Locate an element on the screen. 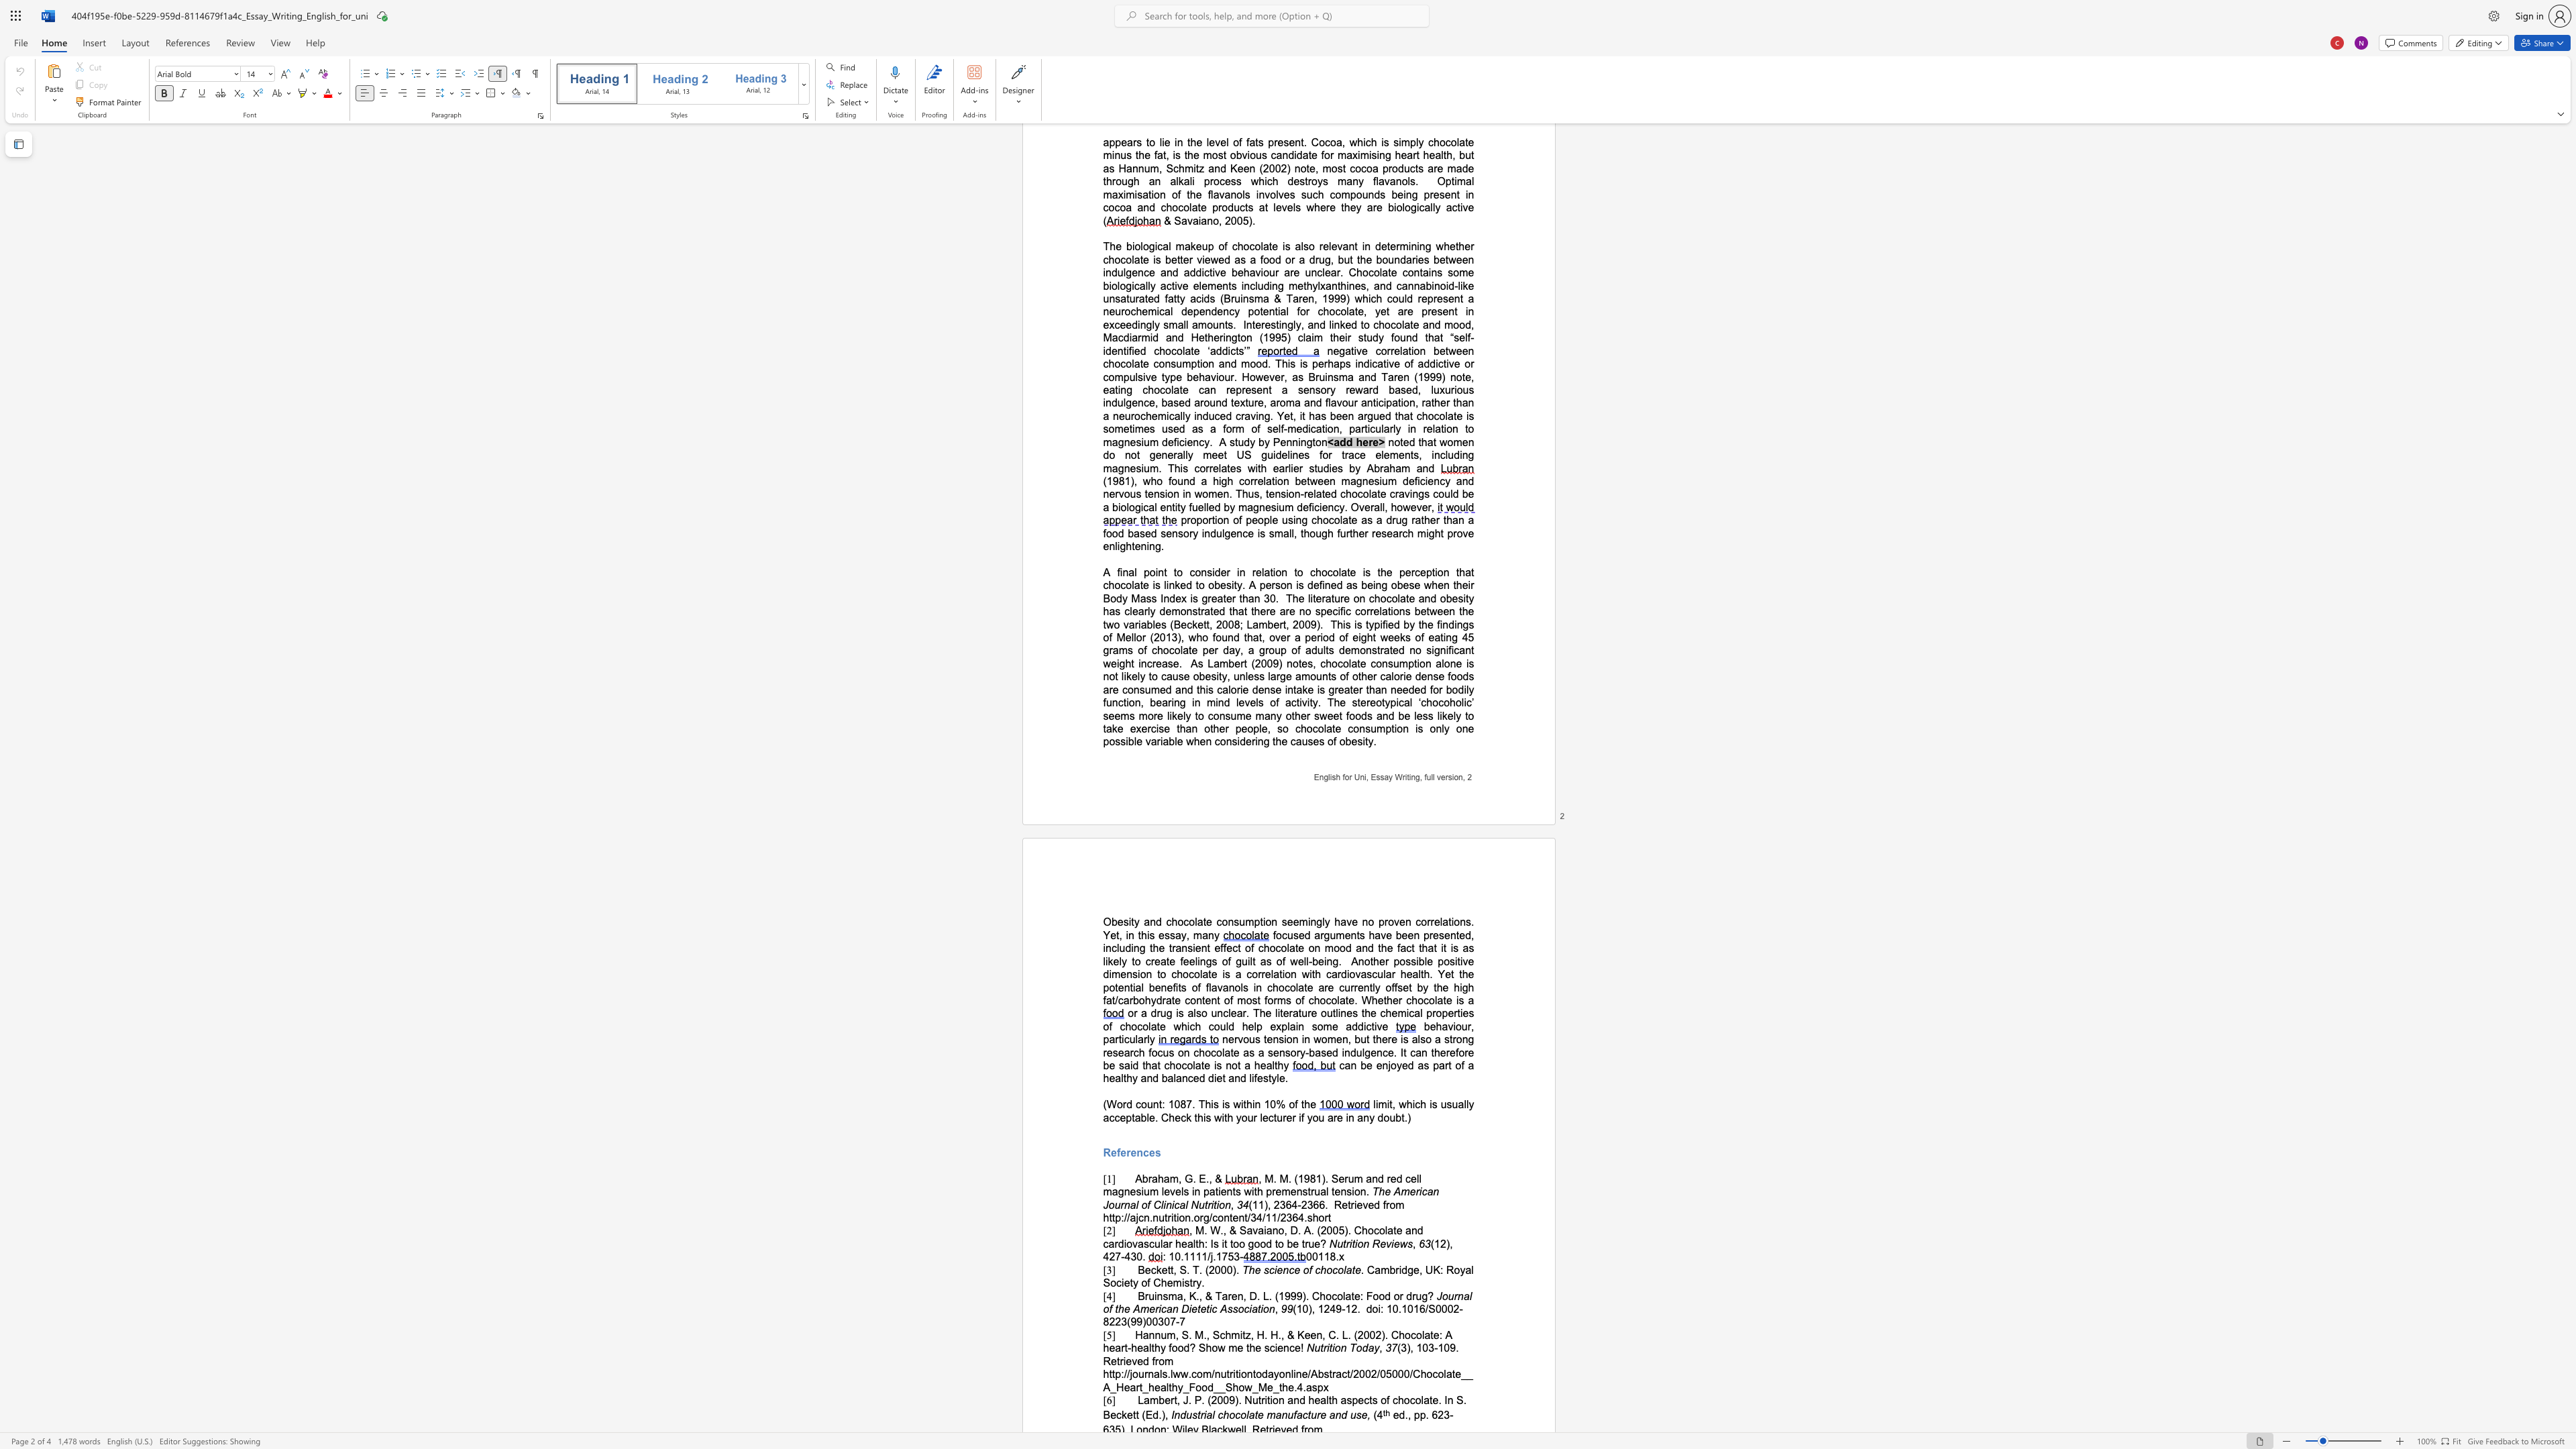 The width and height of the screenshot is (2576, 1449). the subset text "nal of the American Dietetic Associ" within the text "Journal of the American Dietetic Association" is located at coordinates (1456, 1295).